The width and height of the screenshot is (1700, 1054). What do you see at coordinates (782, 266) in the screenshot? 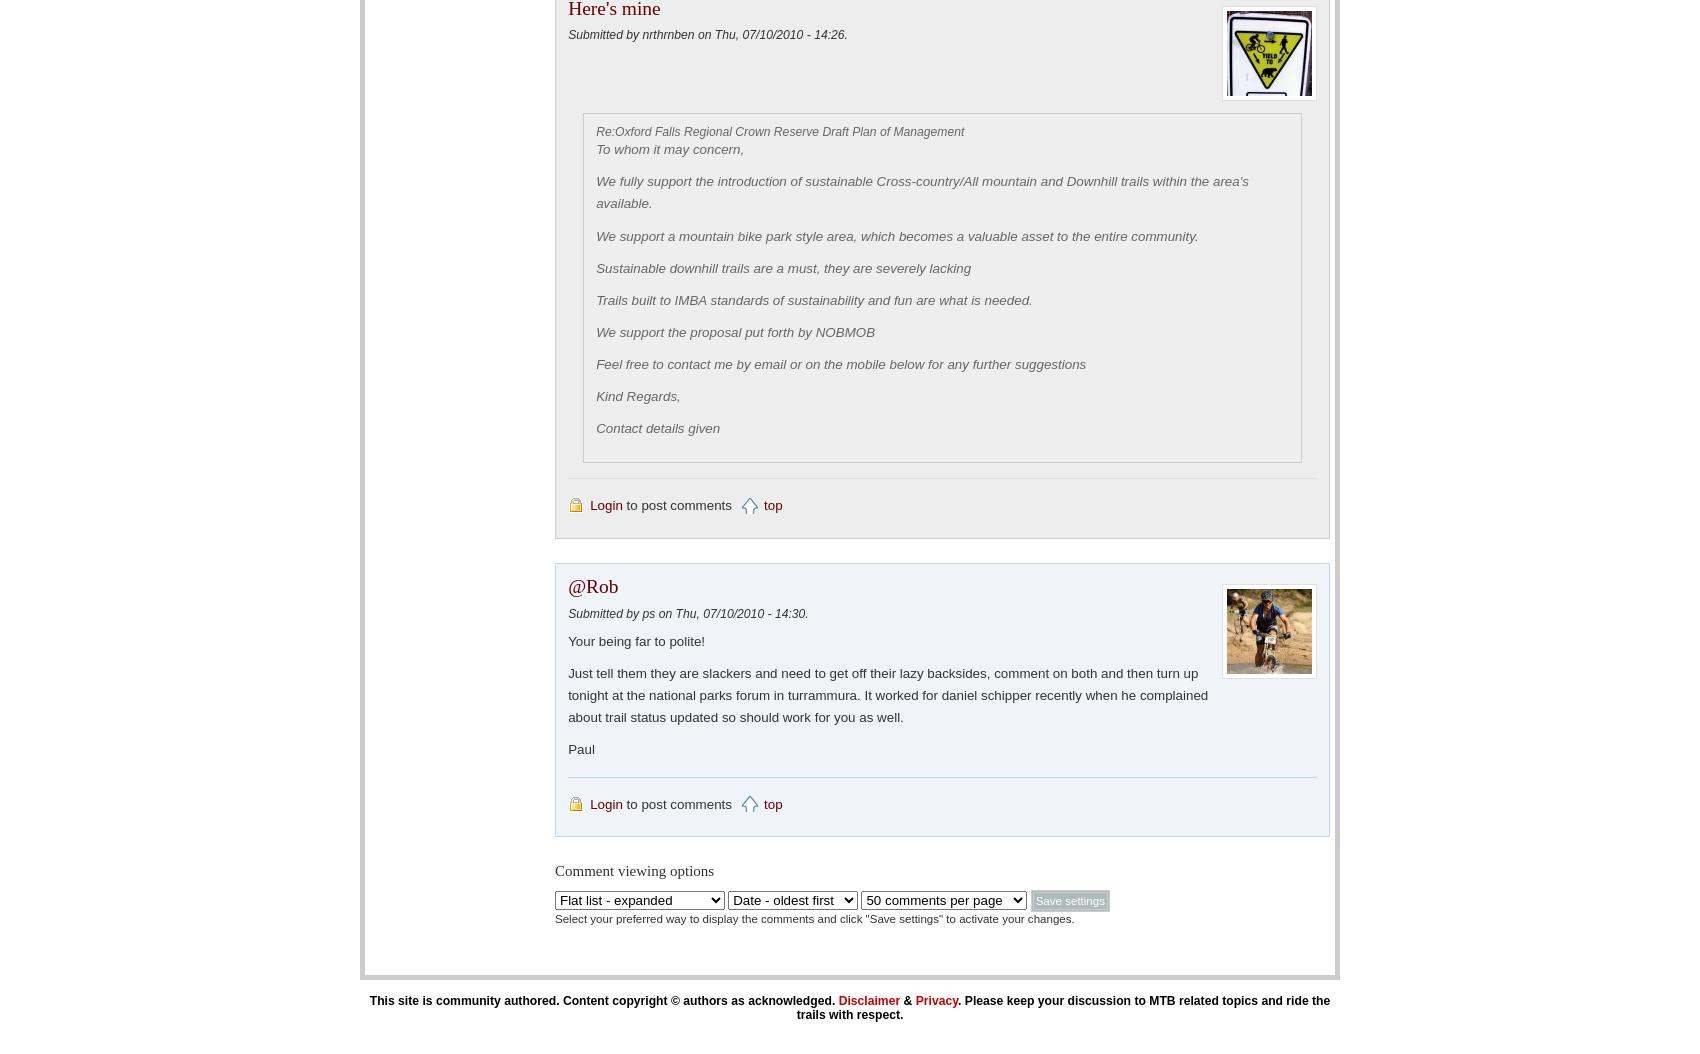
I see `'Sustainable downhill trails are a must, they are severely lacking'` at bounding box center [782, 266].